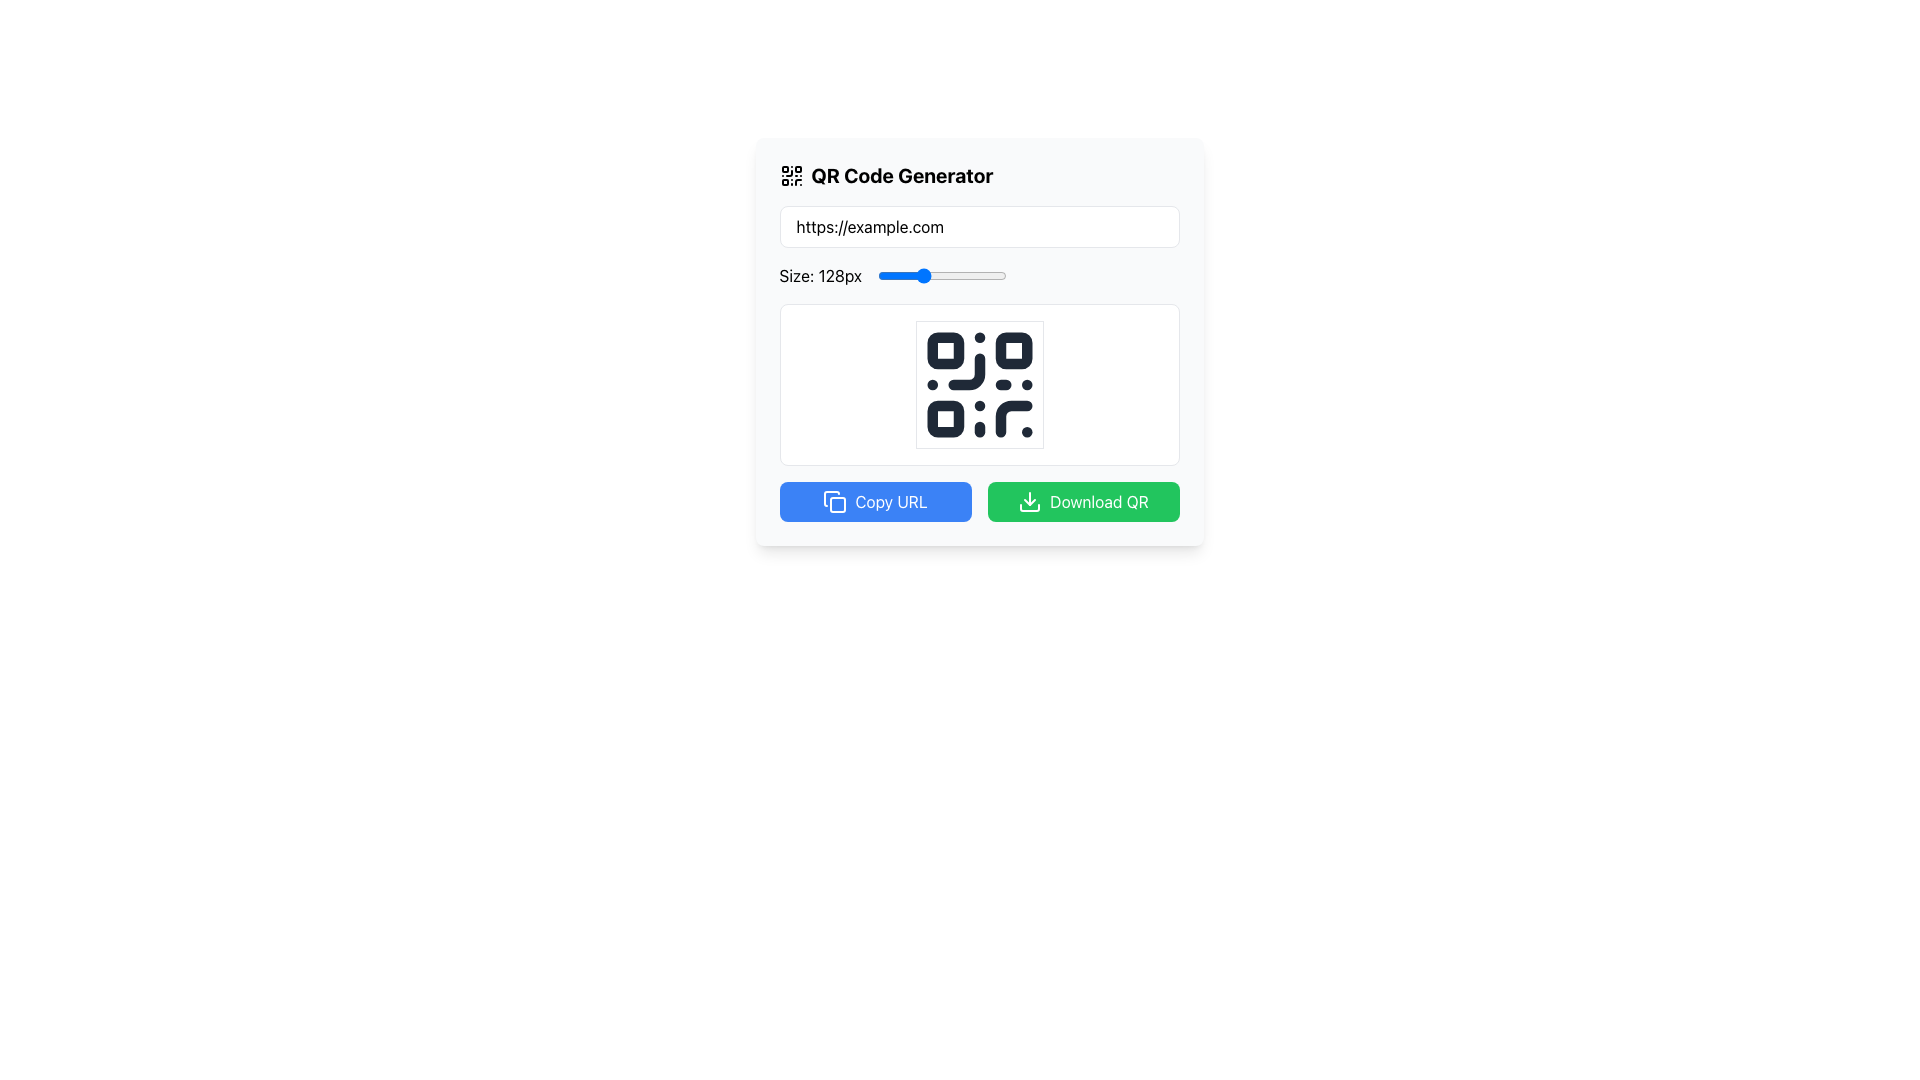  I want to click on the green 'Download QR' button with a white download icon, located below the QR code image and to the right of the blue 'Copy URL' button, so click(1082, 500).